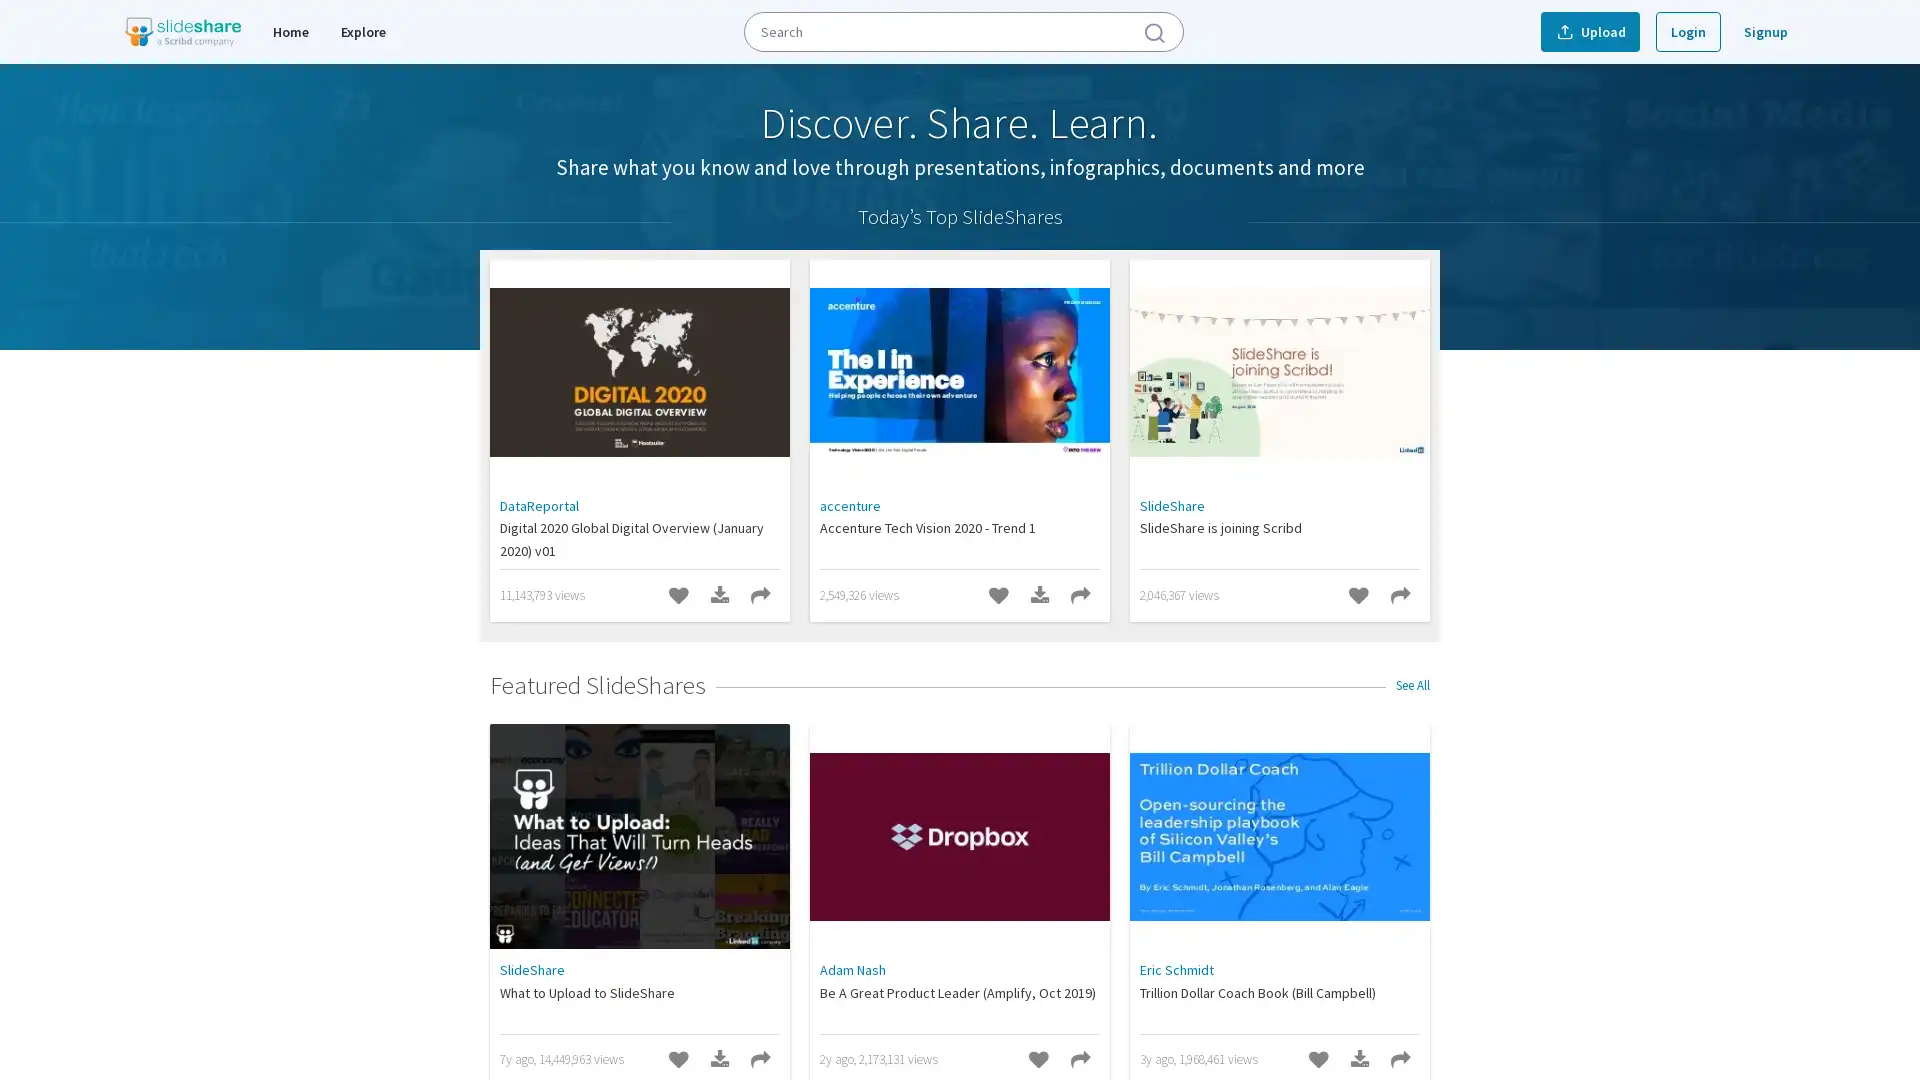 This screenshot has width=1920, height=1080. I want to click on Like Be A Great Product Leader (Amplify, Oct 2019) SlideShare., so click(1040, 1058).